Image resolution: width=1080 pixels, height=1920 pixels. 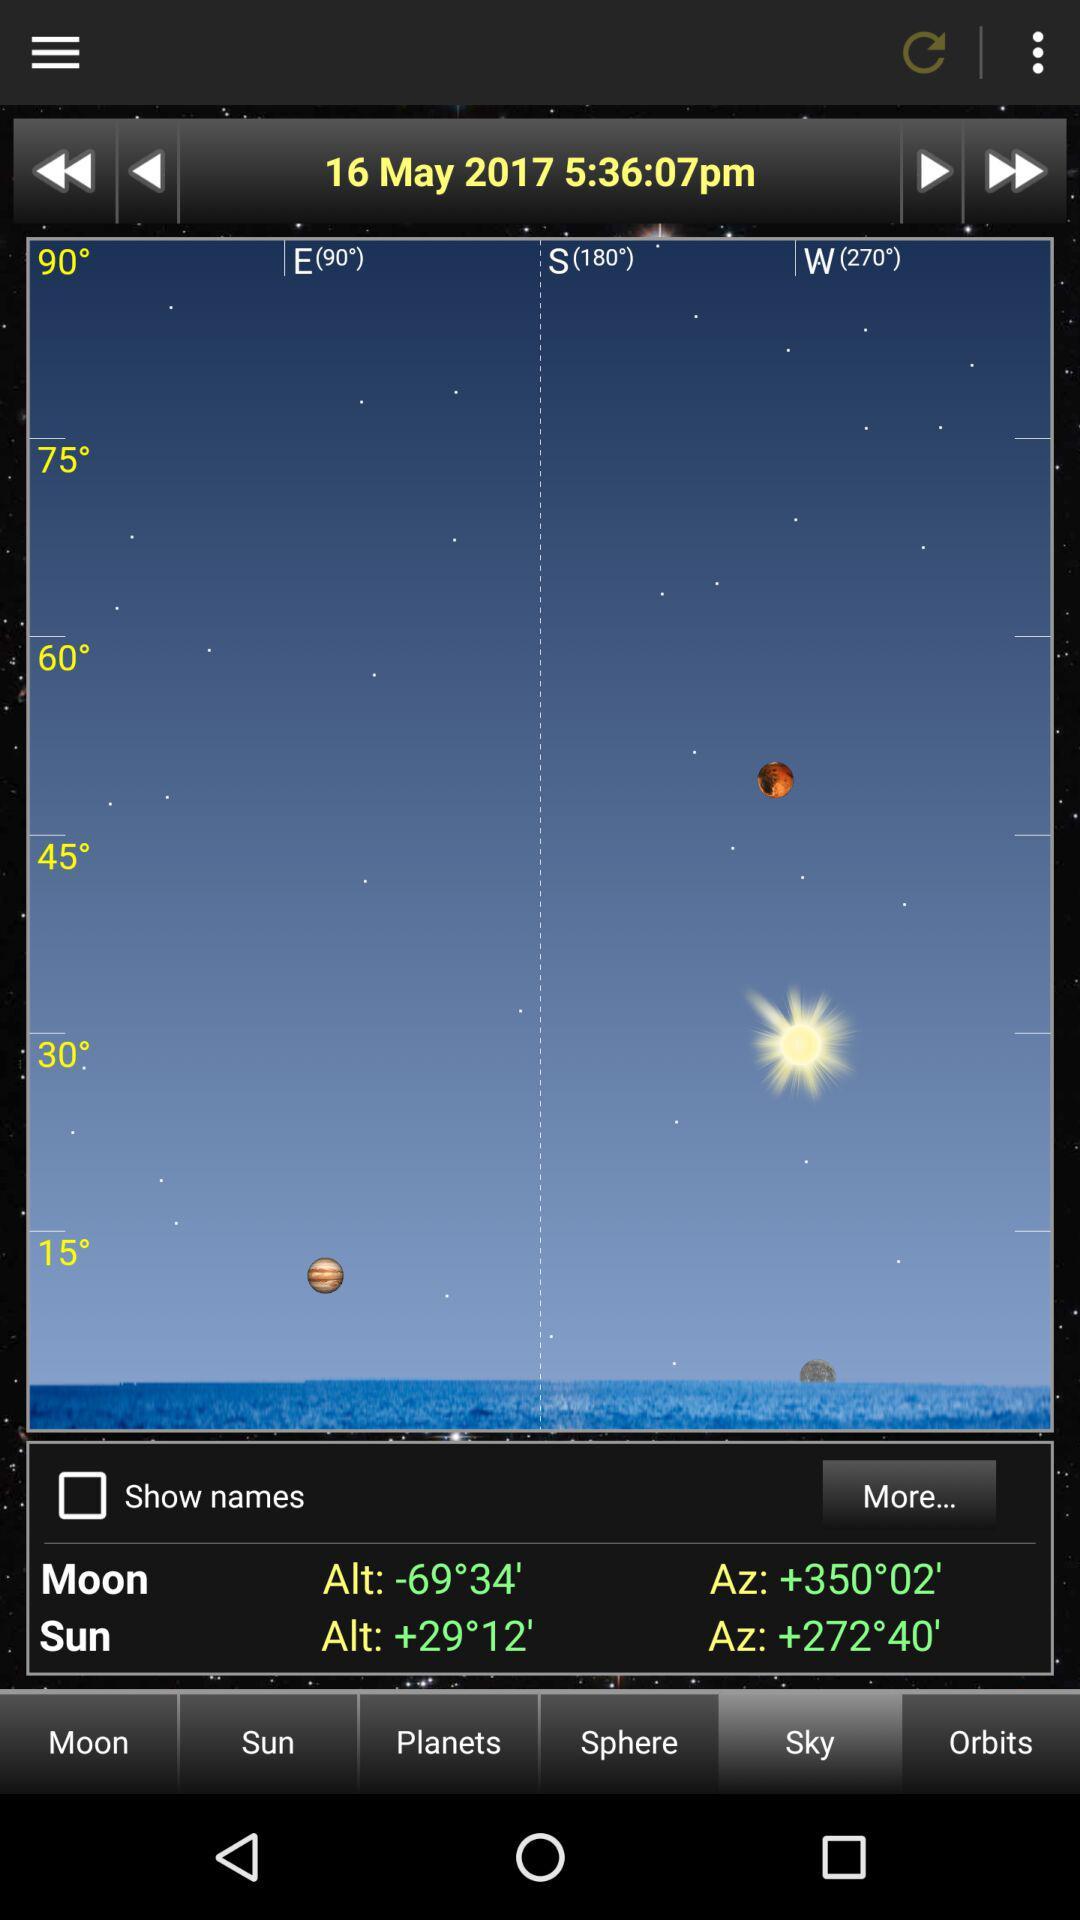 What do you see at coordinates (932, 171) in the screenshot?
I see `fast forward buttong` at bounding box center [932, 171].